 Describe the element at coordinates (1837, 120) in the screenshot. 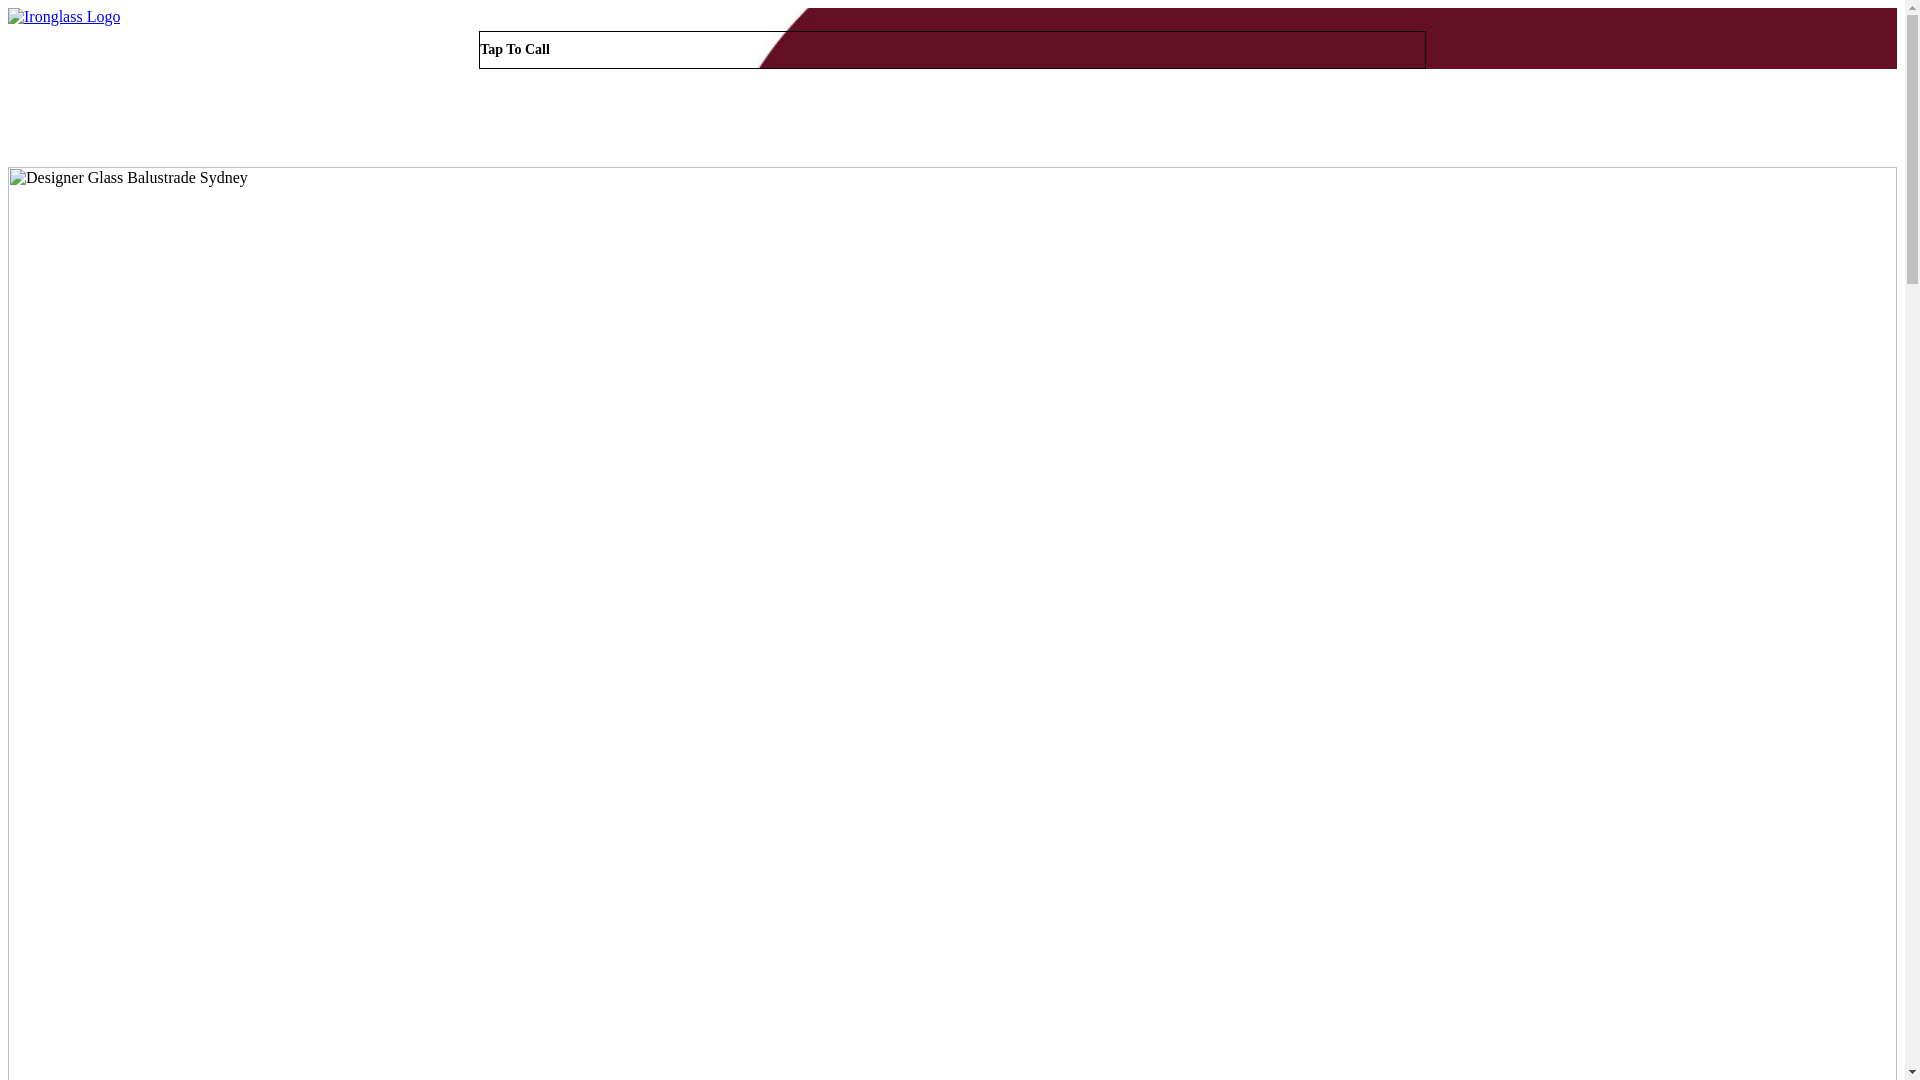

I see `'Contact'` at that location.